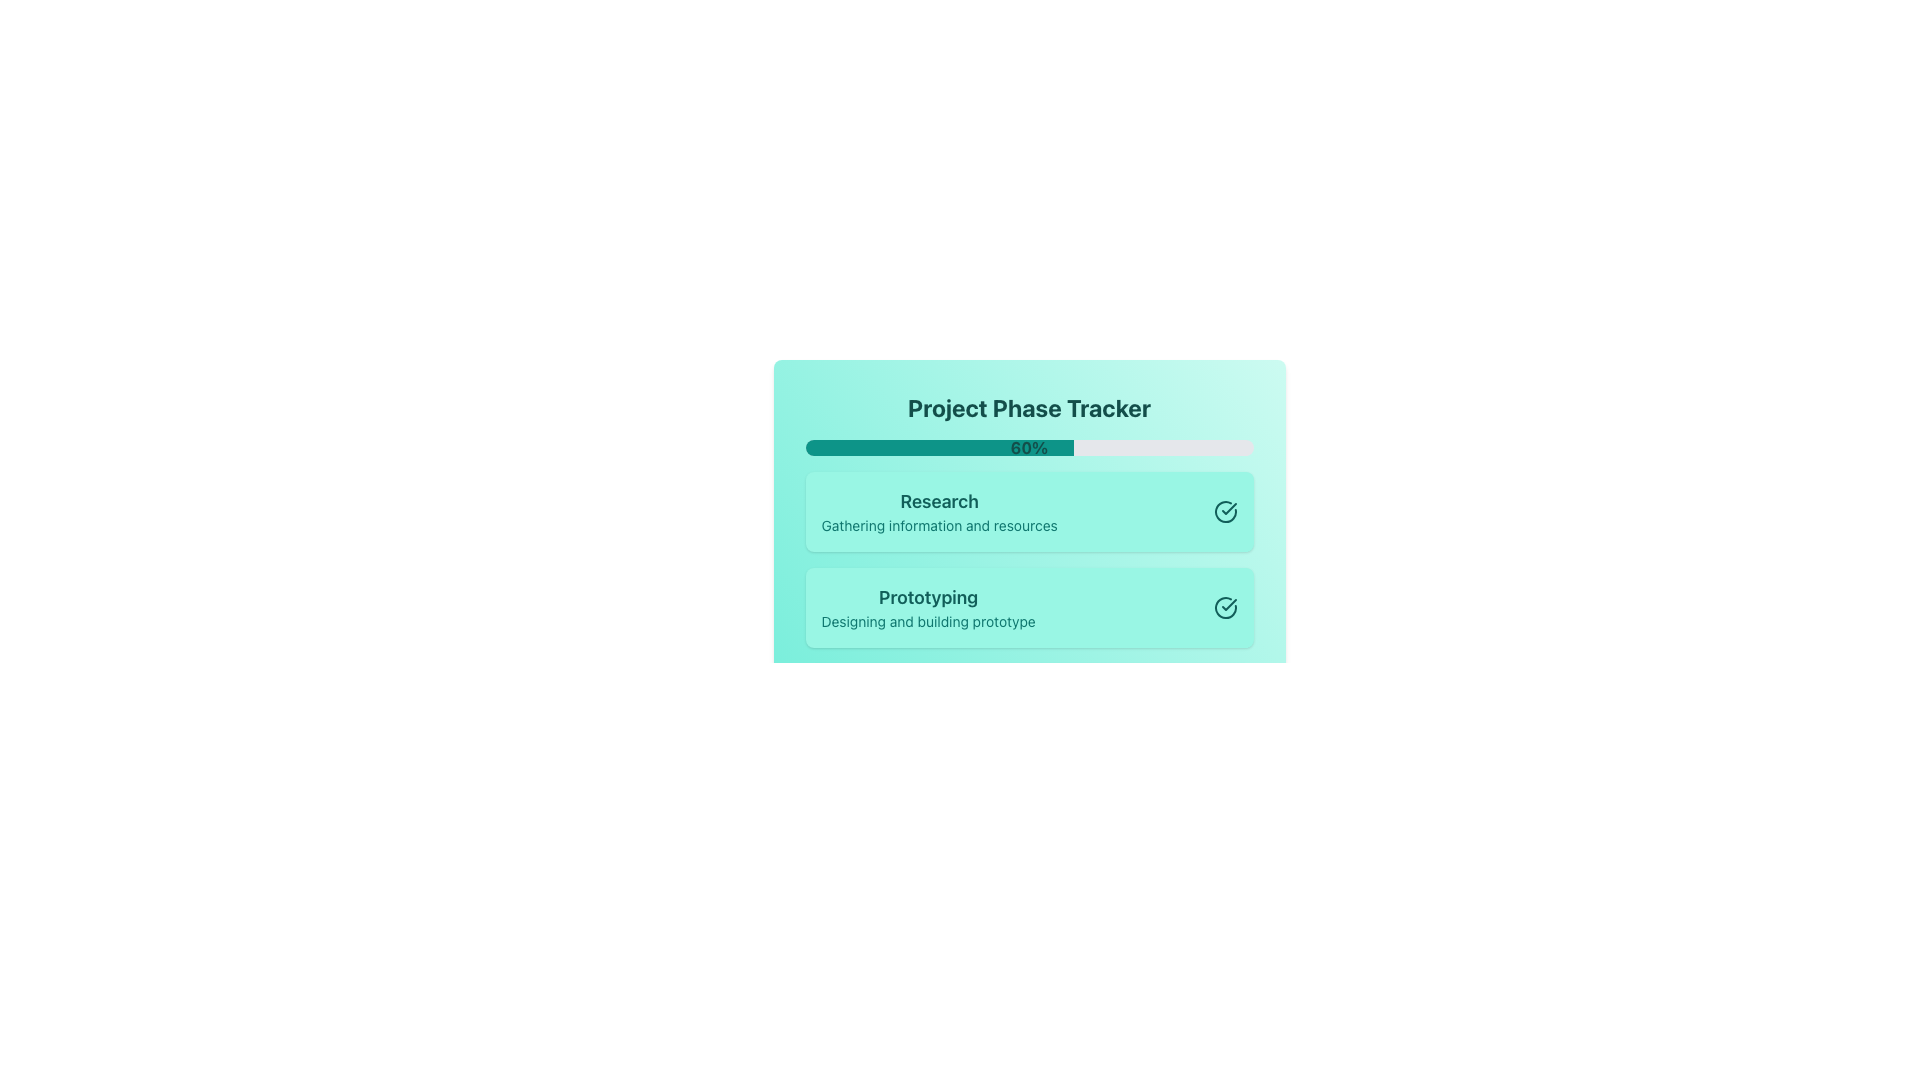 The image size is (1920, 1080). Describe the element at coordinates (938, 511) in the screenshot. I see `the informational text block that summarizes the 'Research' phase within the multiphase project tracker, which is located inside a light teal card beneath the progress bar and above the 'Prototyping' card` at that location.